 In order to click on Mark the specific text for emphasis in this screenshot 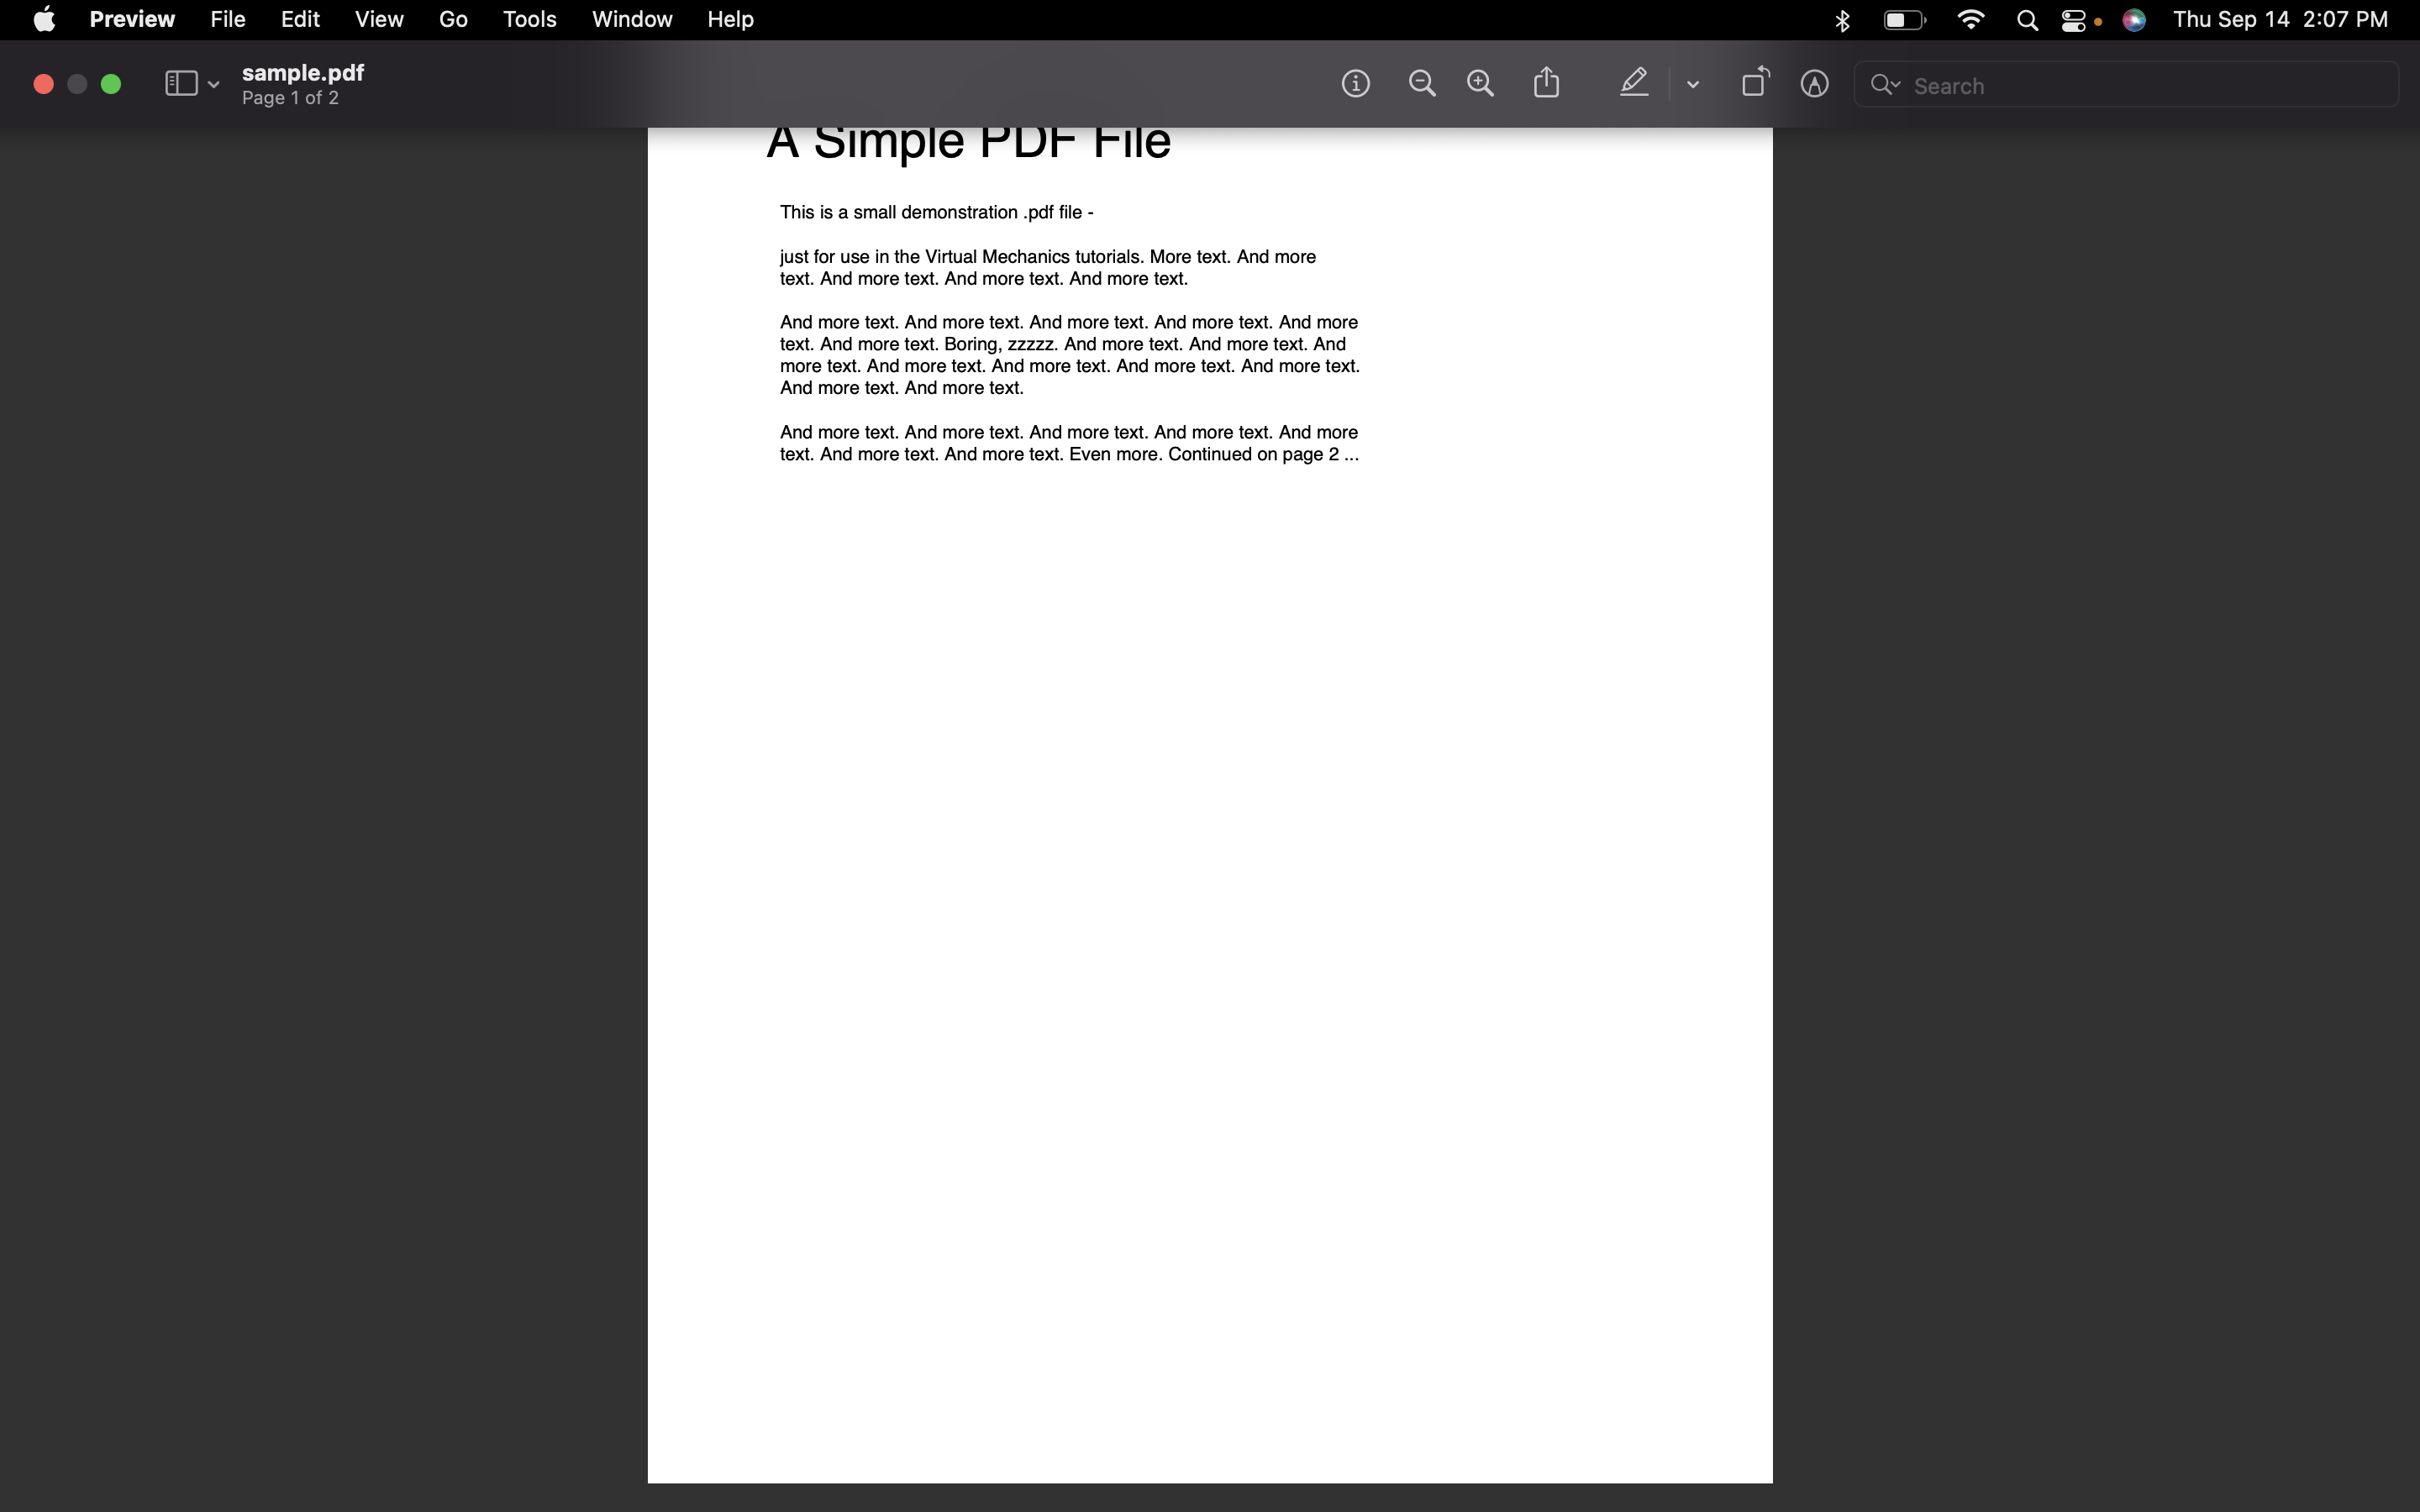, I will do `click(1637, 83)`.